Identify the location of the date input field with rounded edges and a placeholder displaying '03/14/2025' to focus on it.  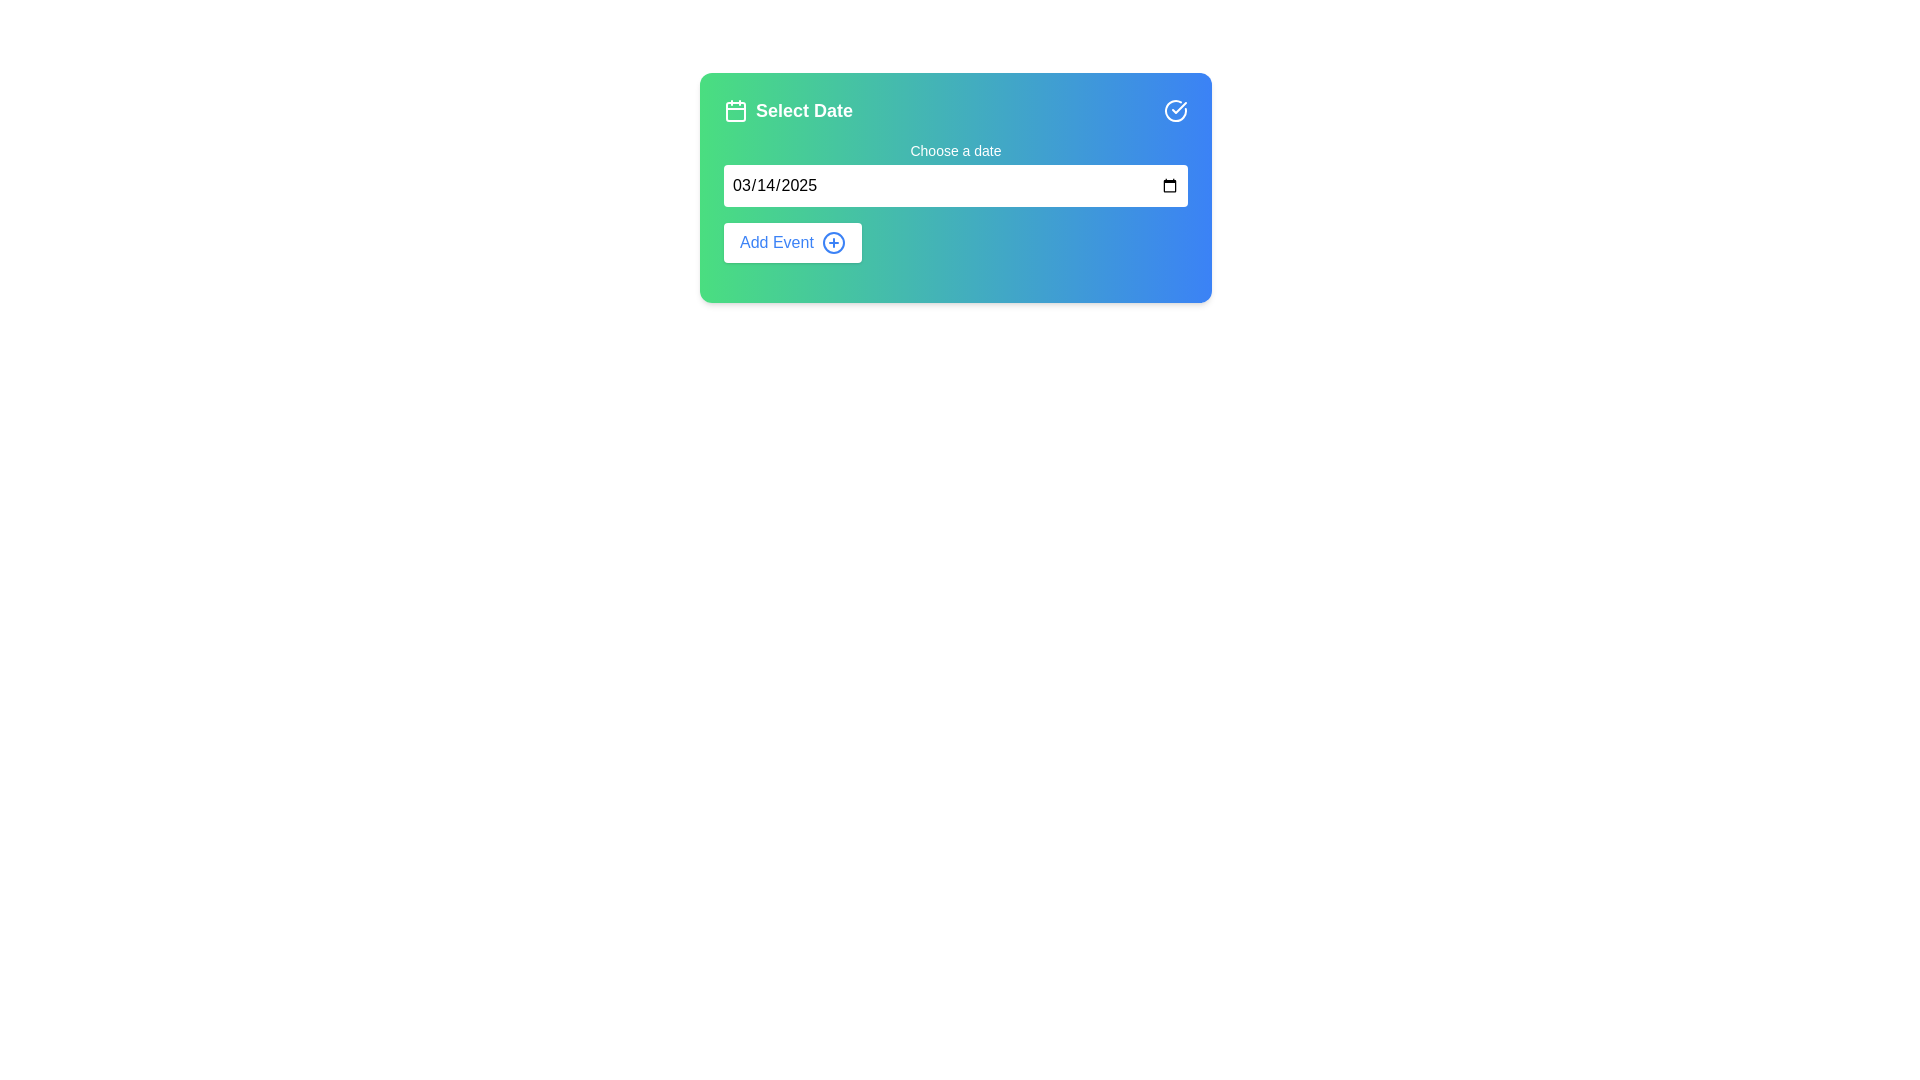
(954, 185).